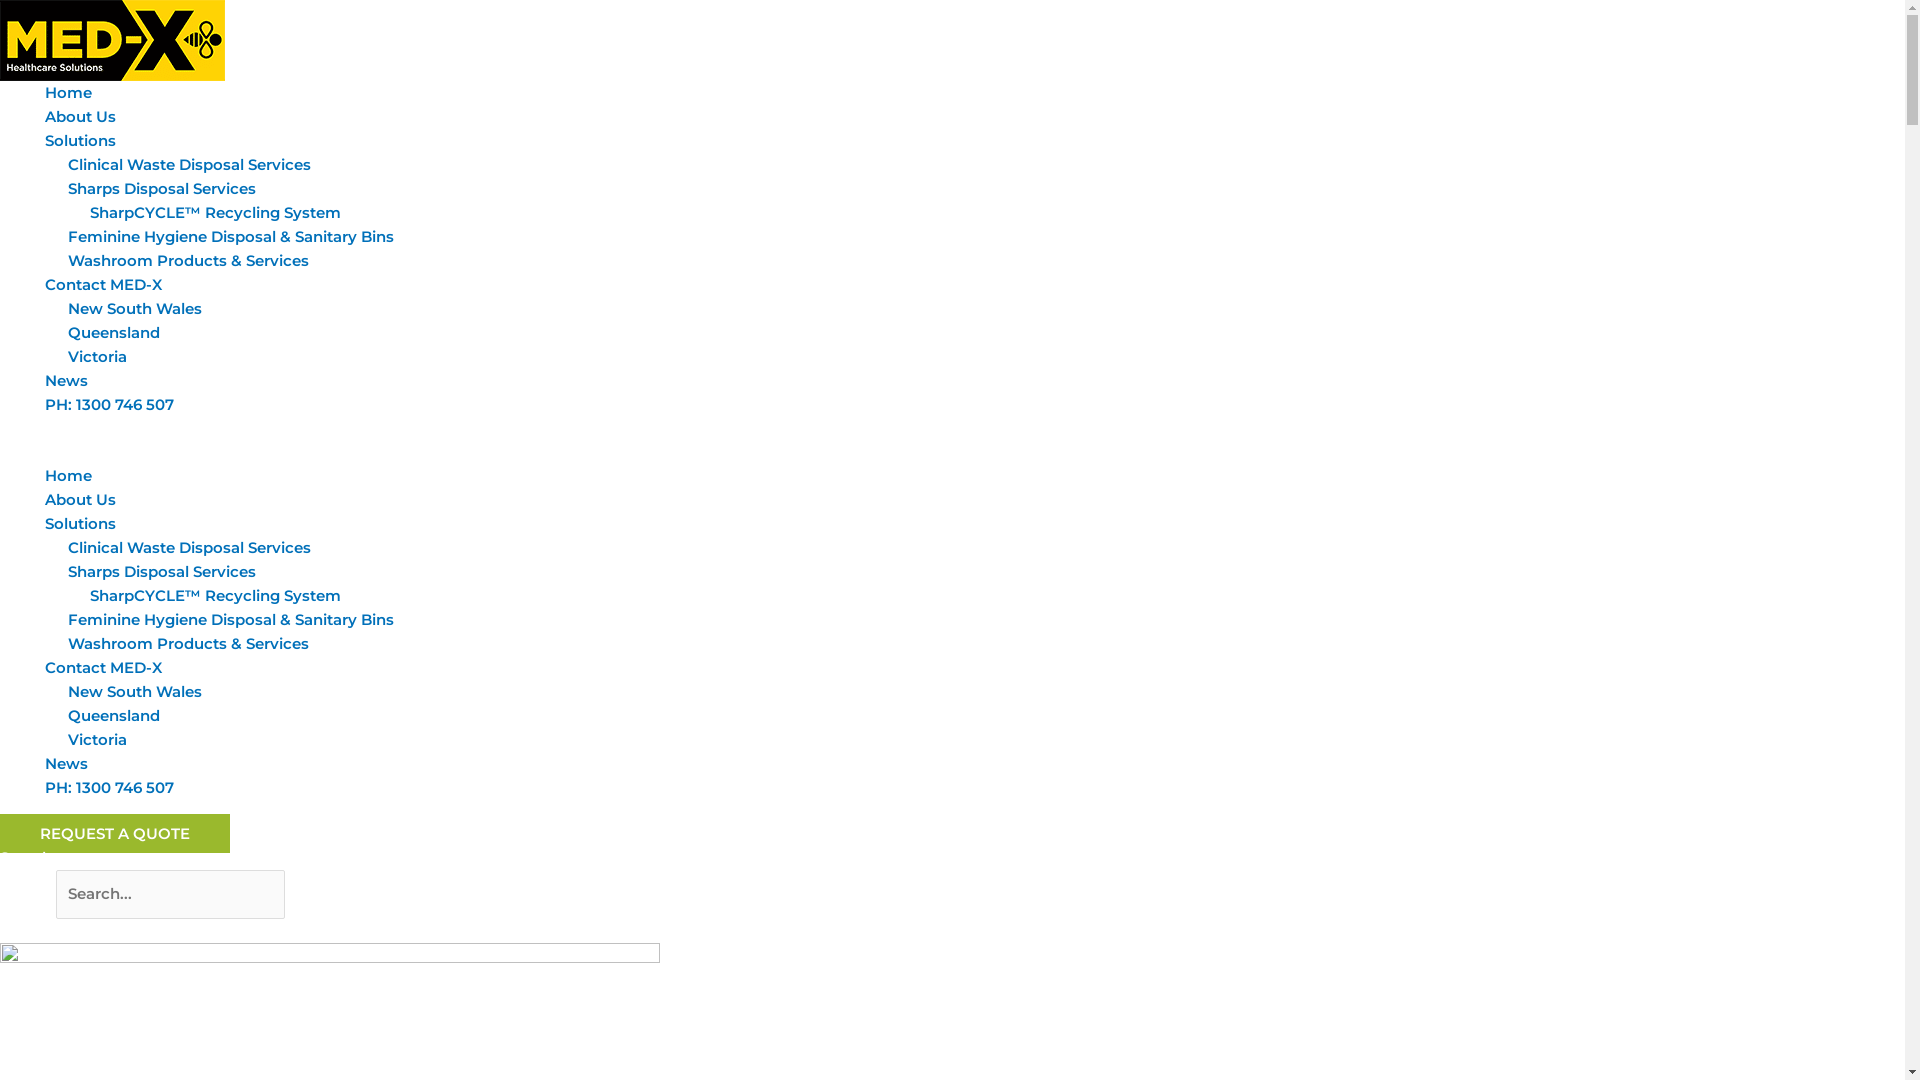  What do you see at coordinates (102, 667) in the screenshot?
I see `'Contact MED-X'` at bounding box center [102, 667].